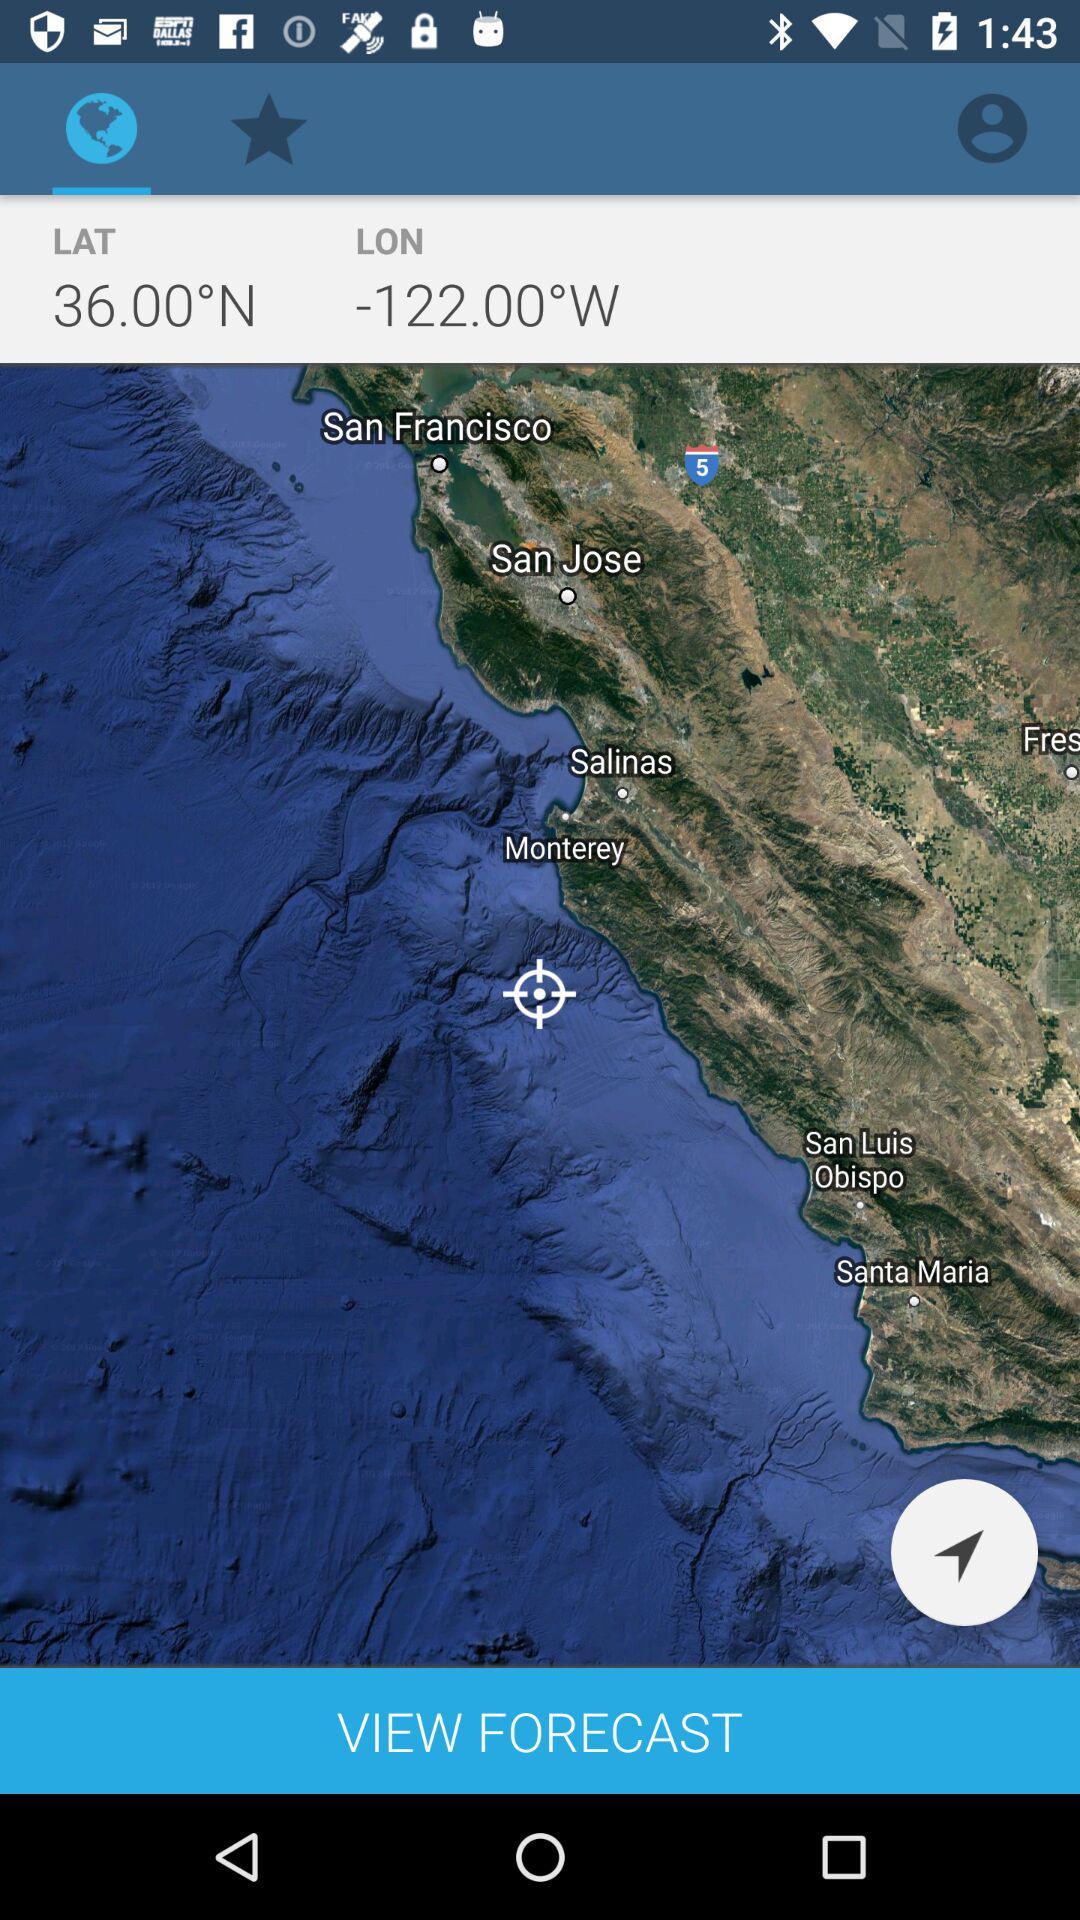  Describe the element at coordinates (992, 127) in the screenshot. I see `the avatar icon` at that location.